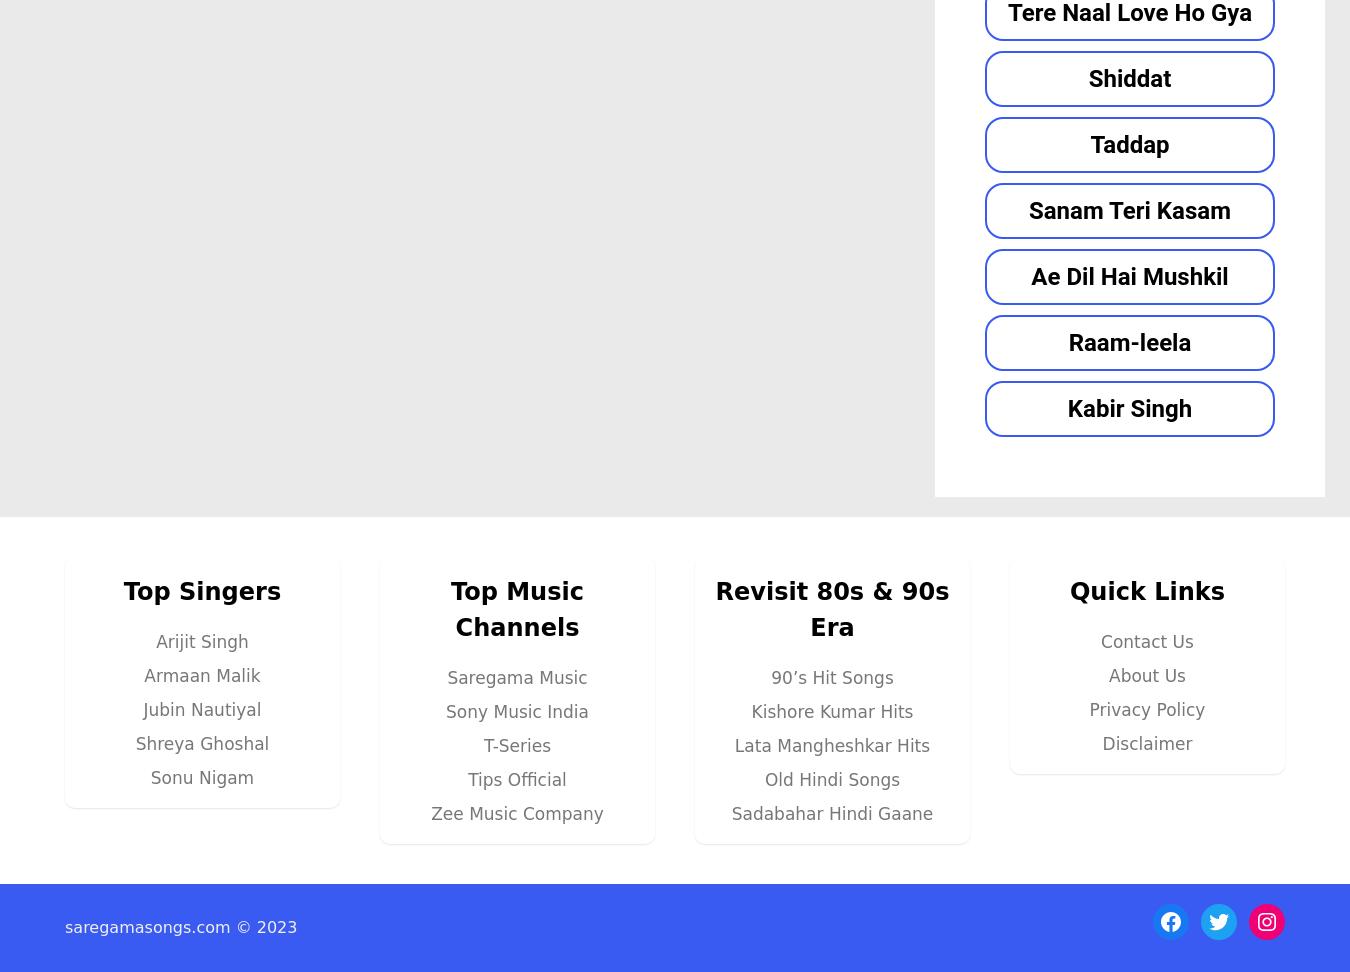 The height and width of the screenshot is (972, 1350). Describe the element at coordinates (516, 811) in the screenshot. I see `'Zee Music Company'` at that location.